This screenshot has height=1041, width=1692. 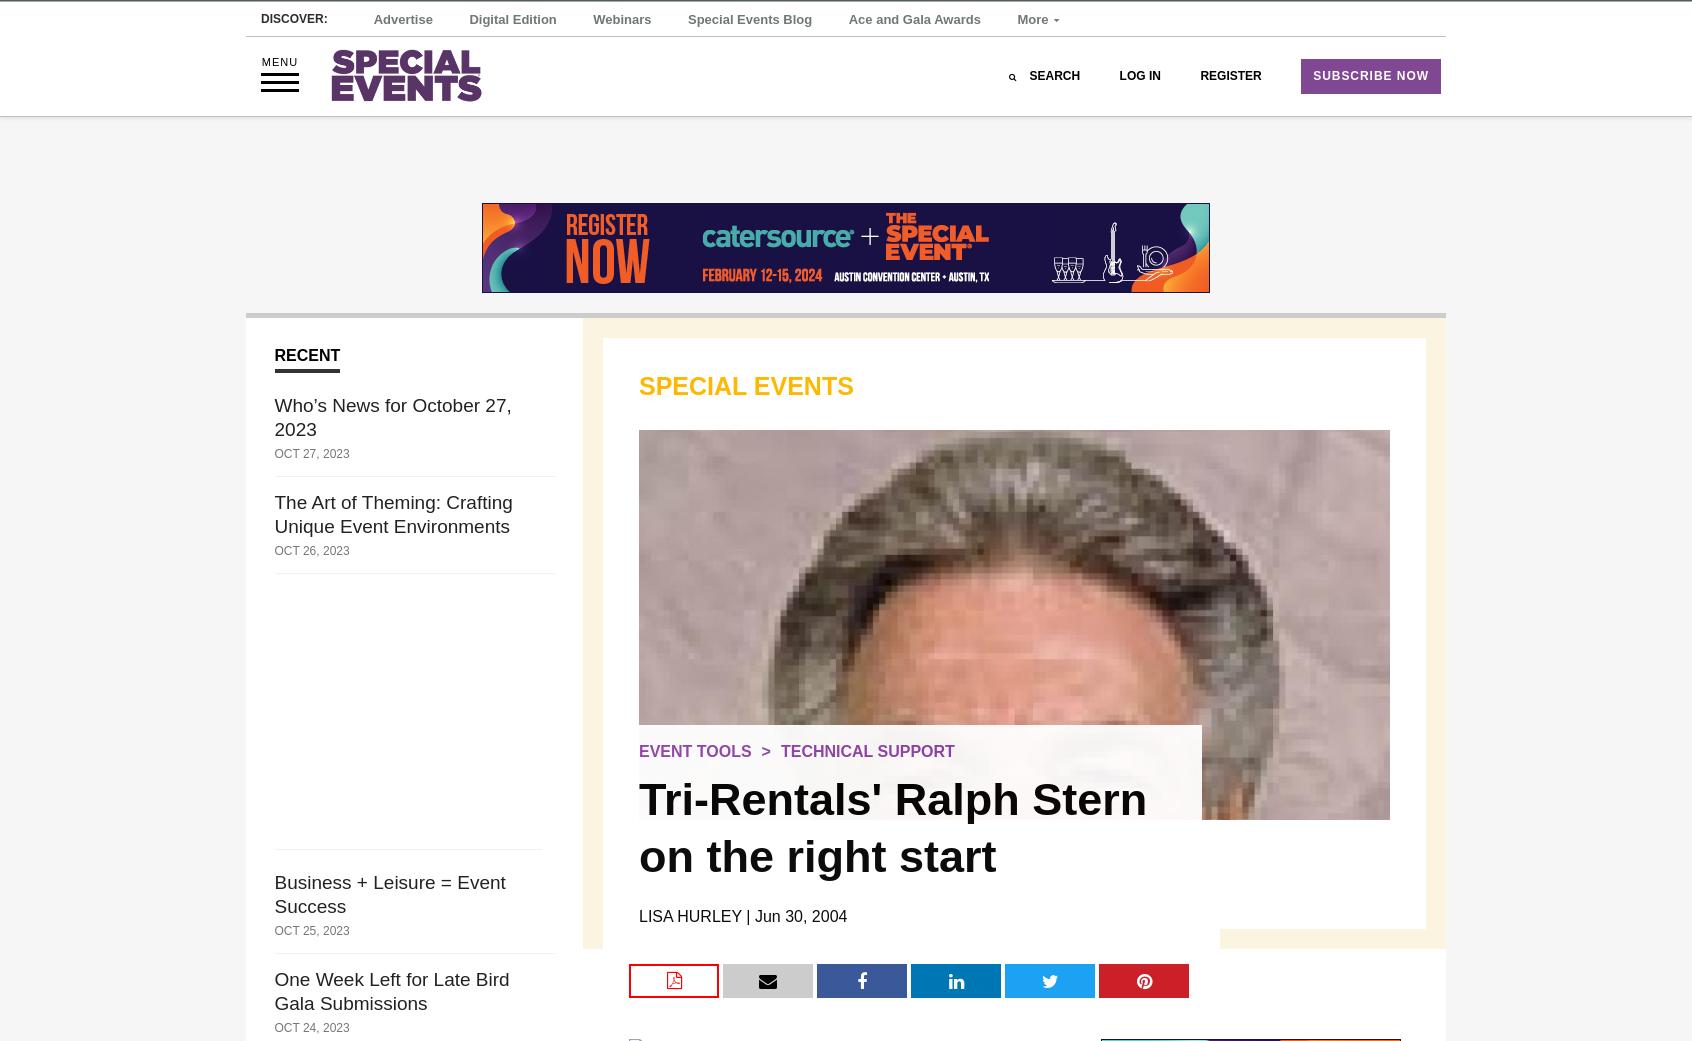 I want to click on 'Jun 30, 2004', so click(x=800, y=915).